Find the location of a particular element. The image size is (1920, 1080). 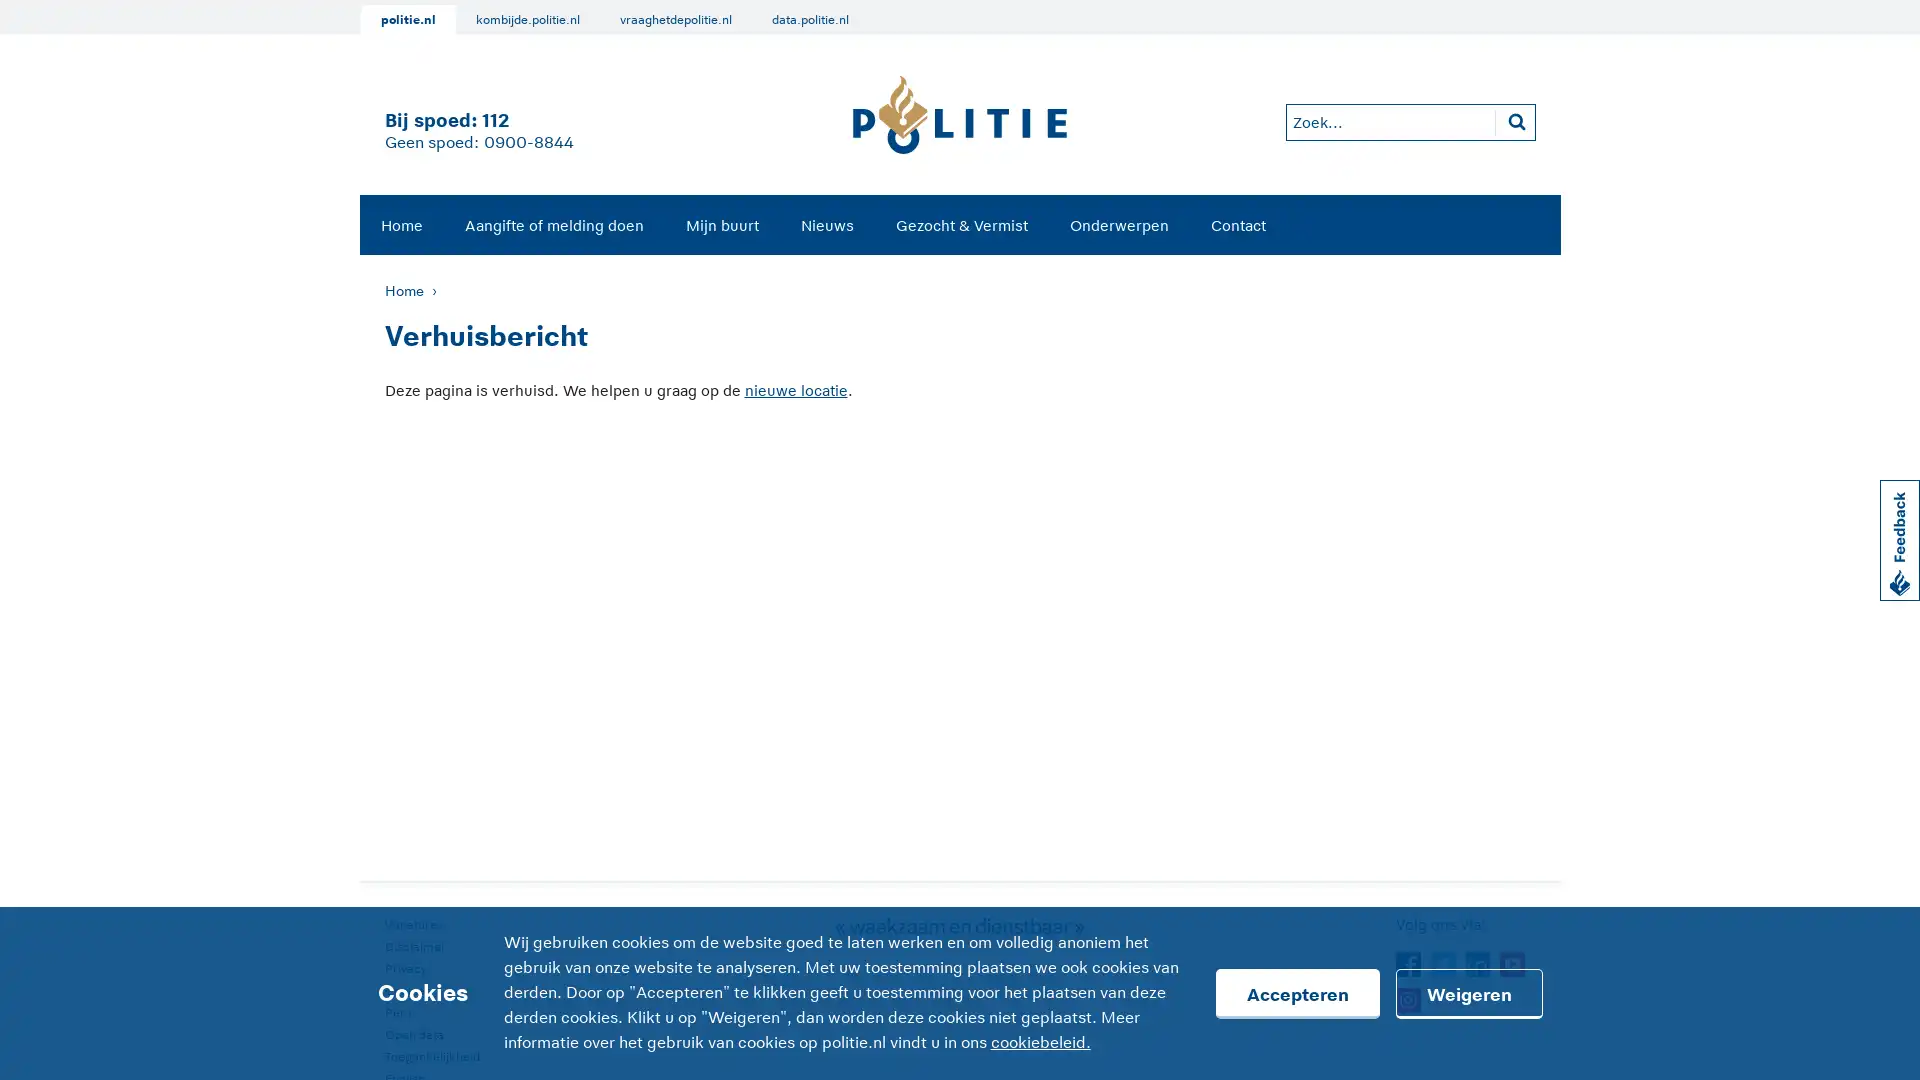

Zoeken is located at coordinates (1284, 139).